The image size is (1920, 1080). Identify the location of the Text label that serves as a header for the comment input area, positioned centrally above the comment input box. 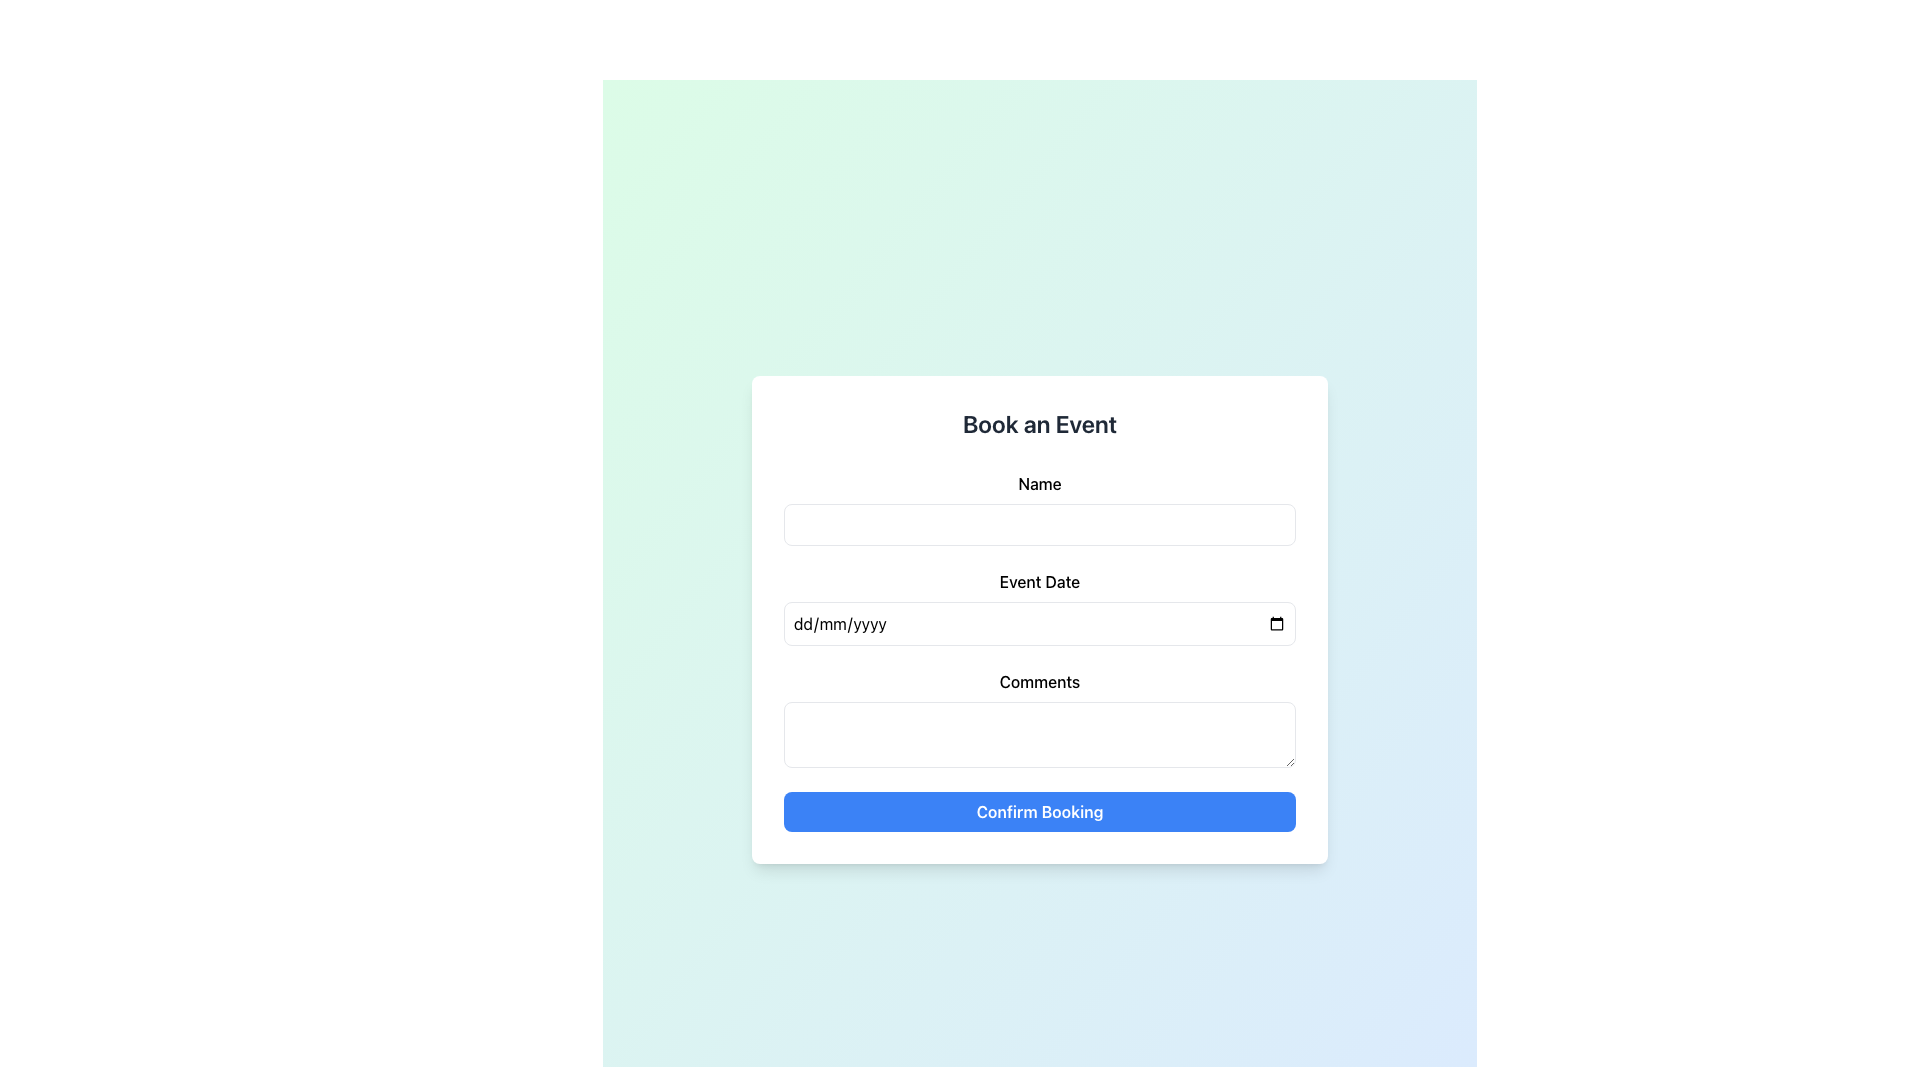
(1040, 681).